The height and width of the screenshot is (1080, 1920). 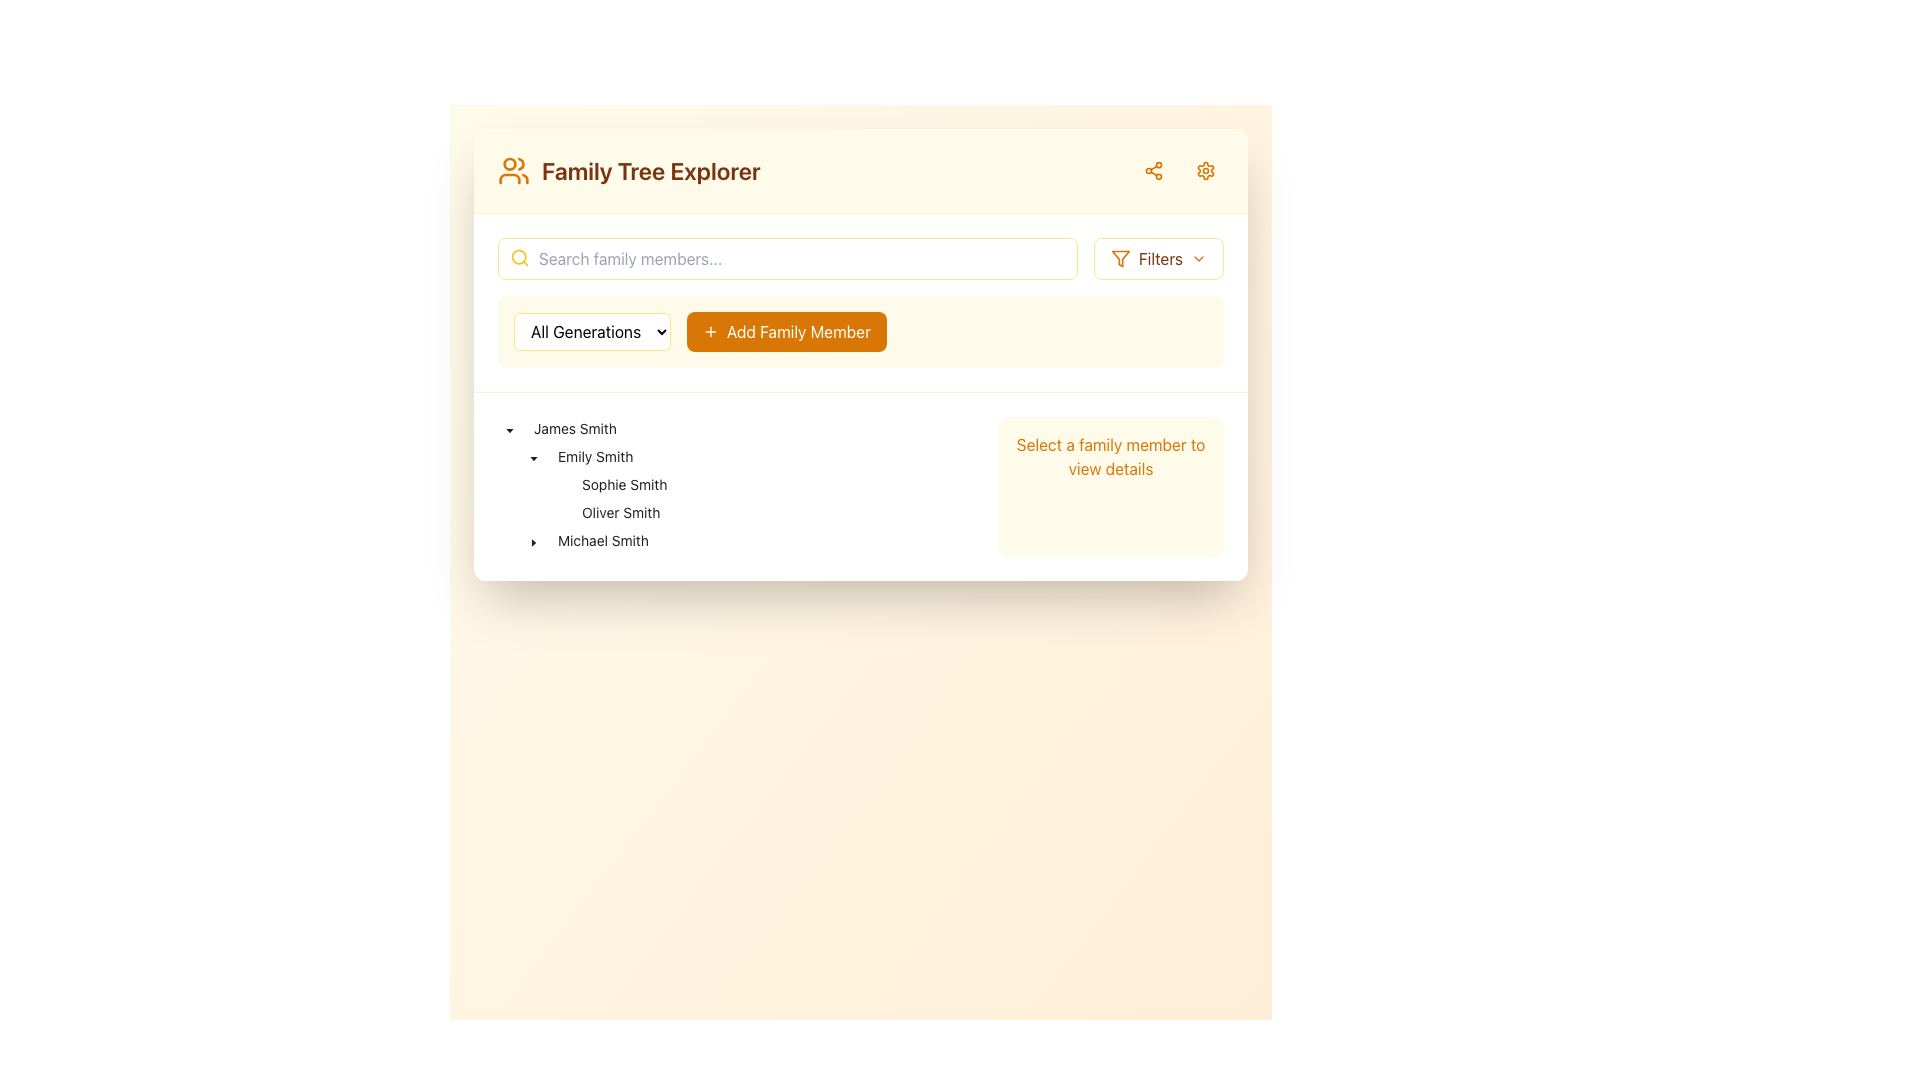 I want to click on the center of the gear/settings icon located near the top-right corner of the user interface, so click(x=1204, y=169).